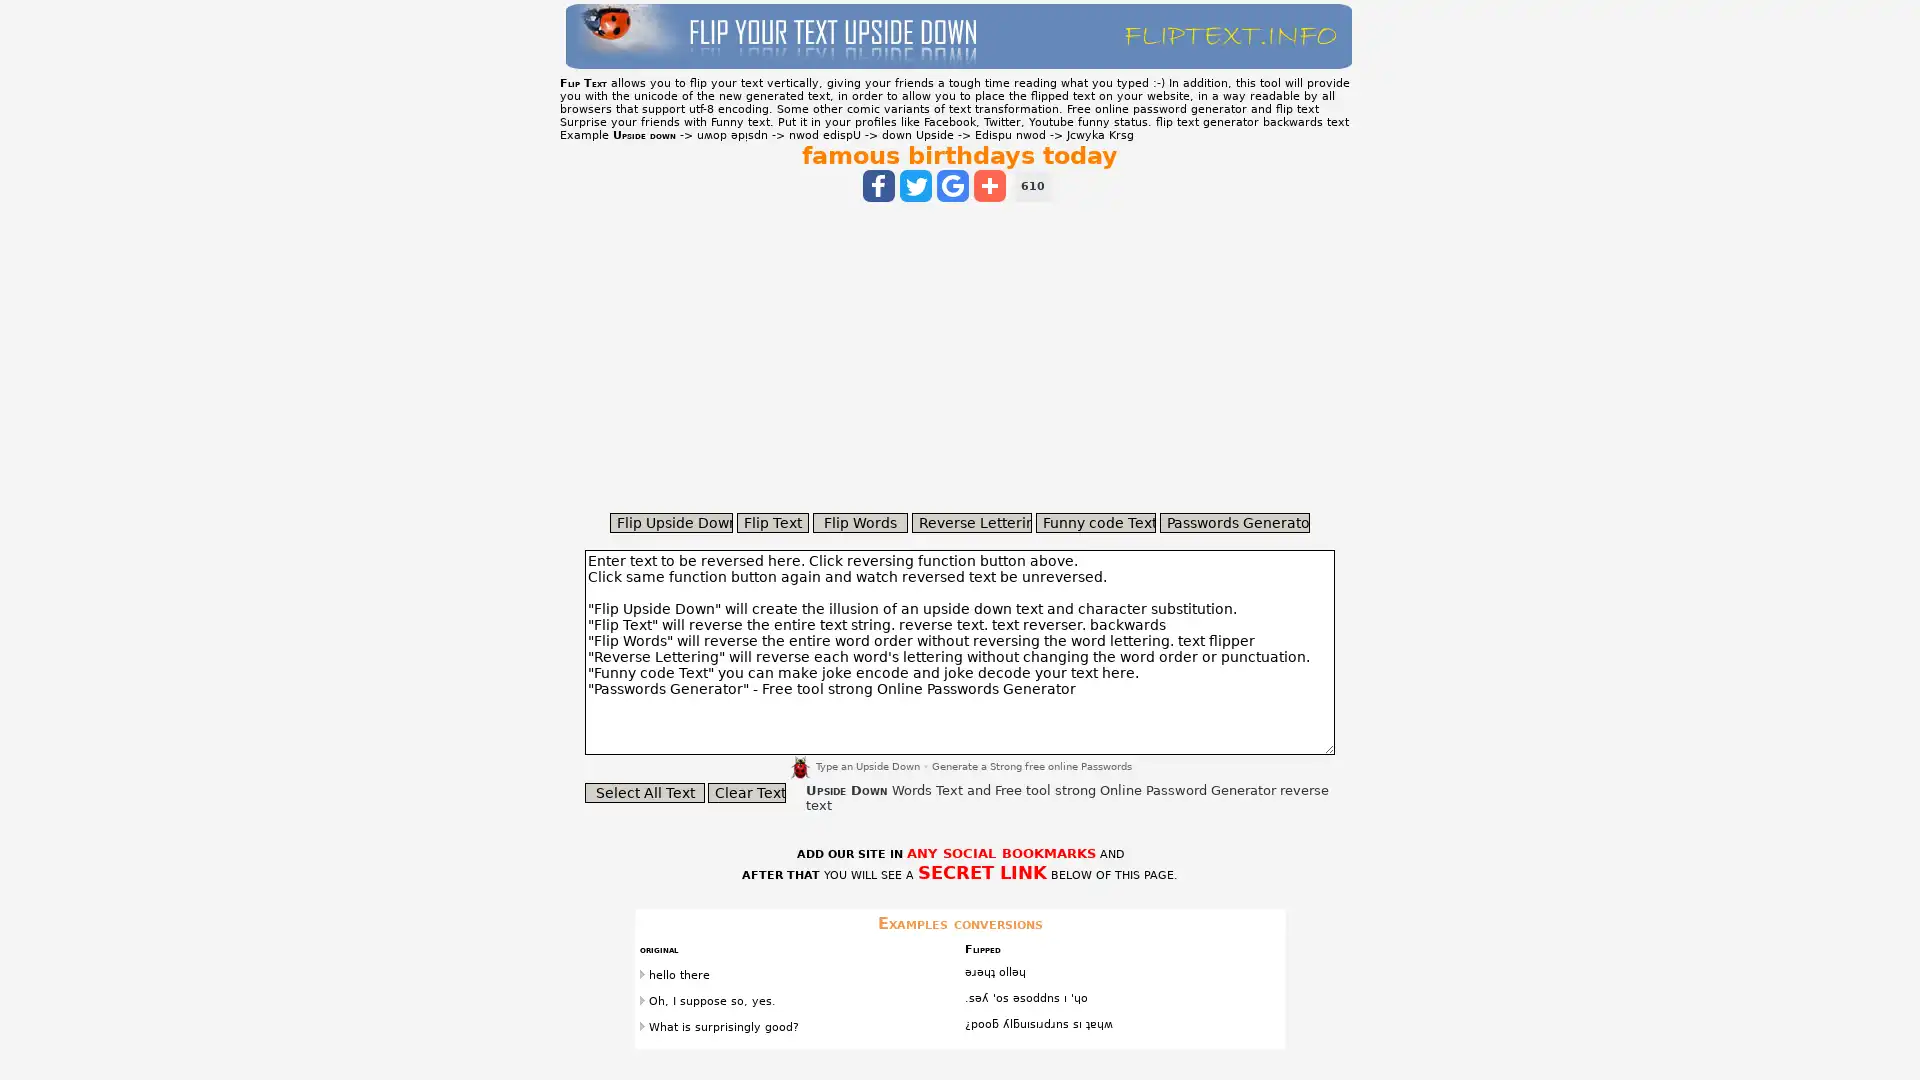 This screenshot has width=1920, height=1080. What do you see at coordinates (989, 185) in the screenshot?
I see `Share to More` at bounding box center [989, 185].